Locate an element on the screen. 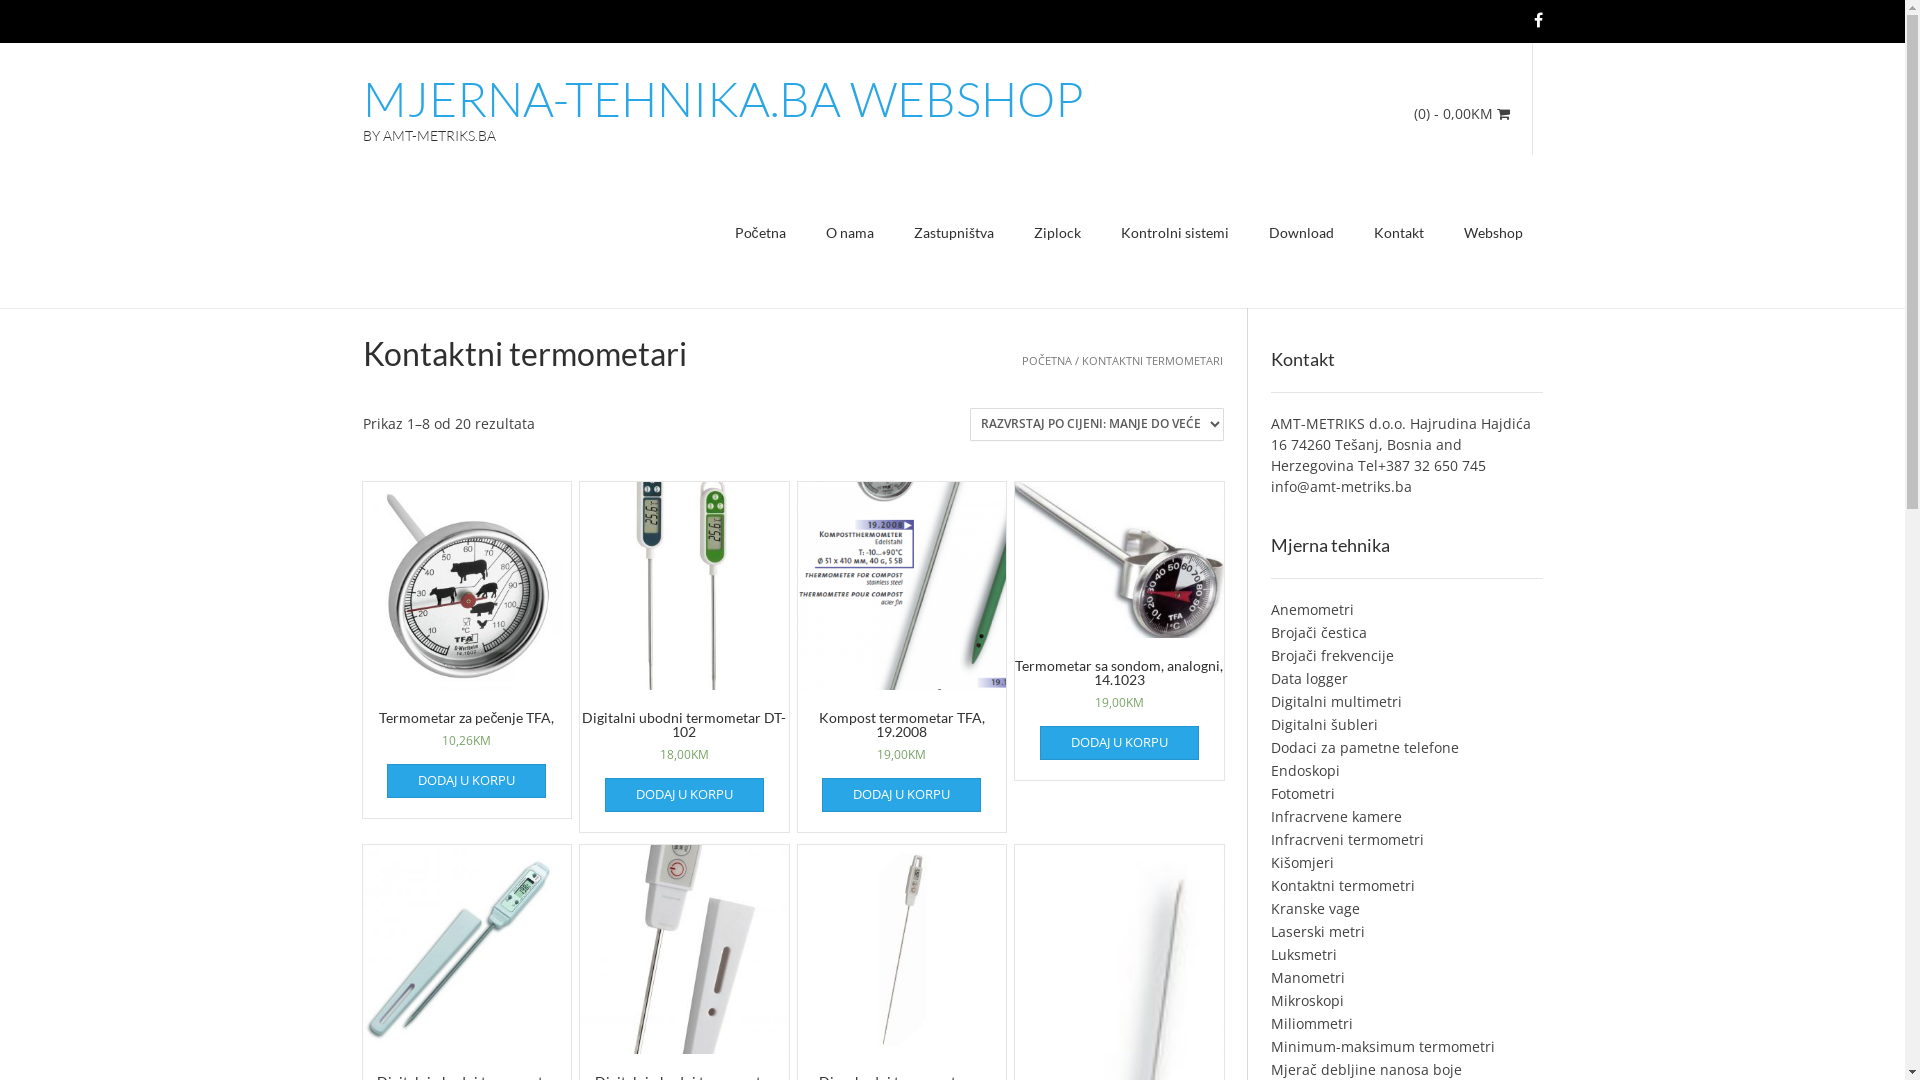 This screenshot has height=1080, width=1920. 'Infracrvene kamere' is located at coordinates (1336, 816).